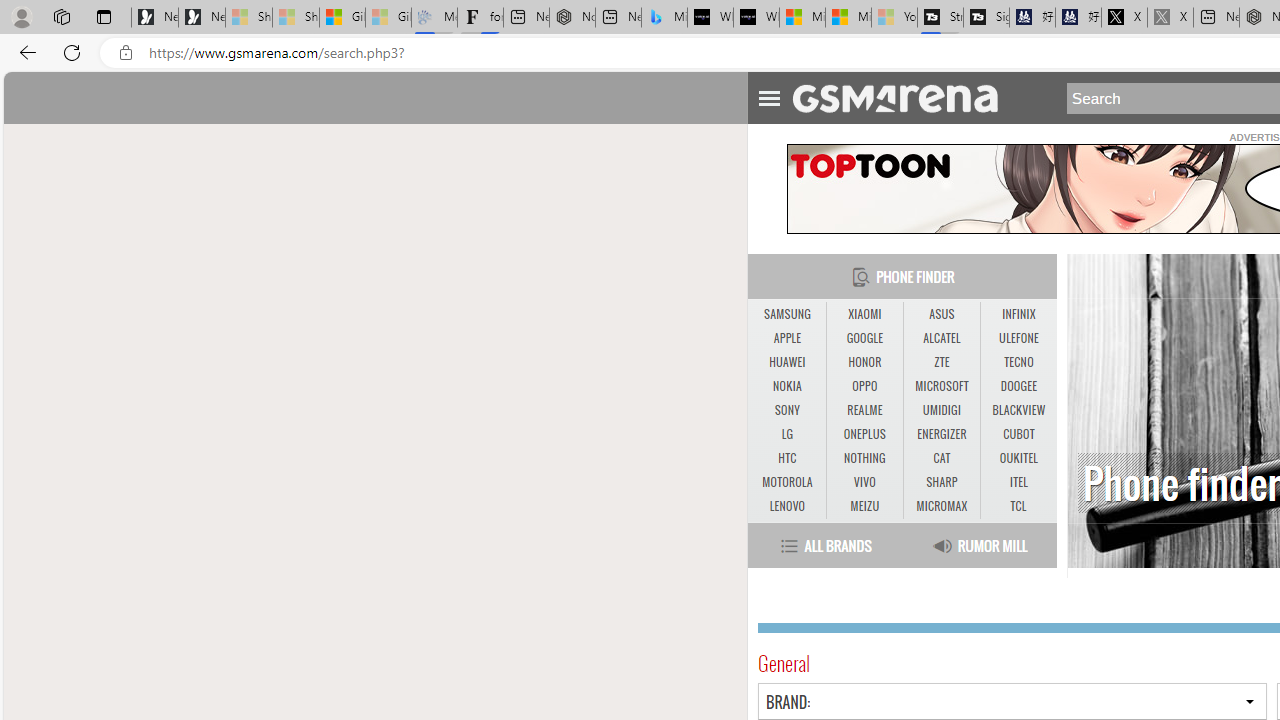 The height and width of the screenshot is (720, 1280). What do you see at coordinates (1018, 482) in the screenshot?
I see `'ITEL'` at bounding box center [1018, 482].